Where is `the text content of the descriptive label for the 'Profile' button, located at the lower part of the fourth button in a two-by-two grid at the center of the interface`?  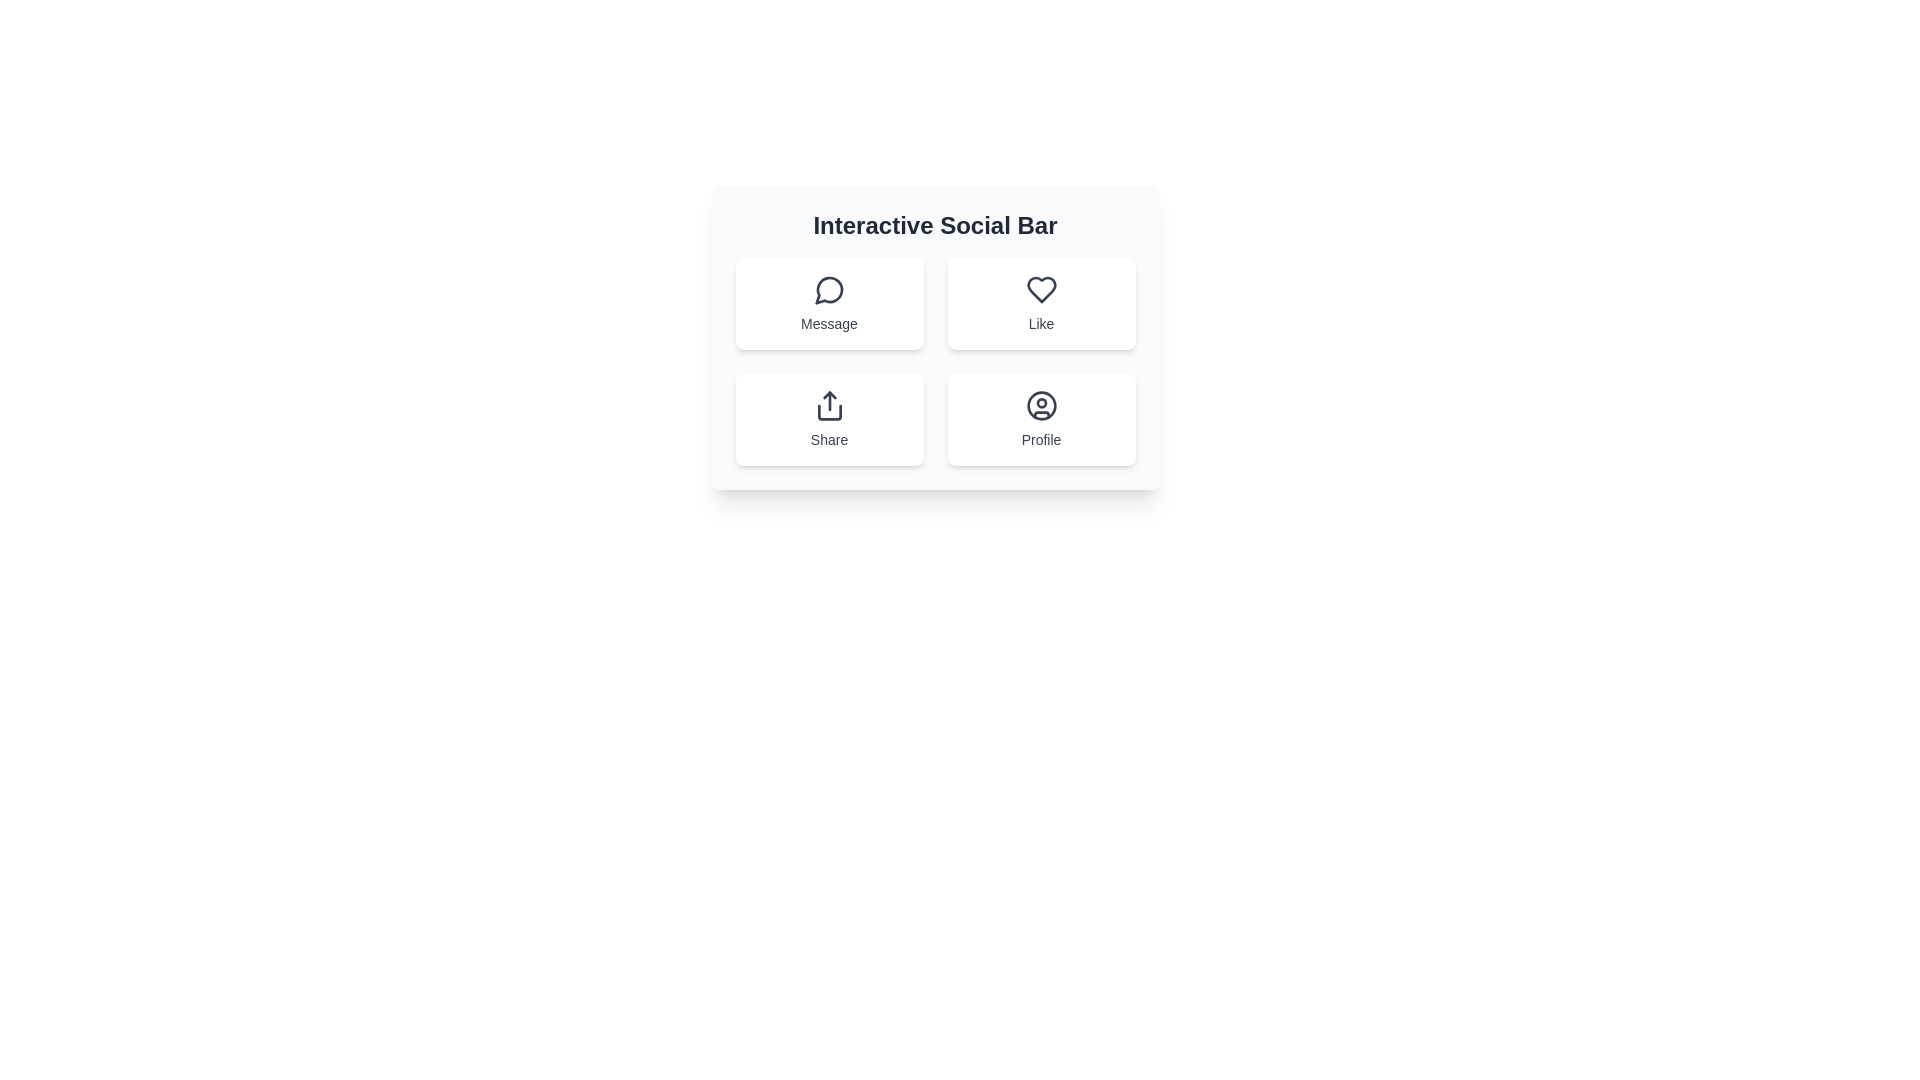
the text content of the descriptive label for the 'Profile' button, located at the lower part of the fourth button in a two-by-two grid at the center of the interface is located at coordinates (1040, 438).